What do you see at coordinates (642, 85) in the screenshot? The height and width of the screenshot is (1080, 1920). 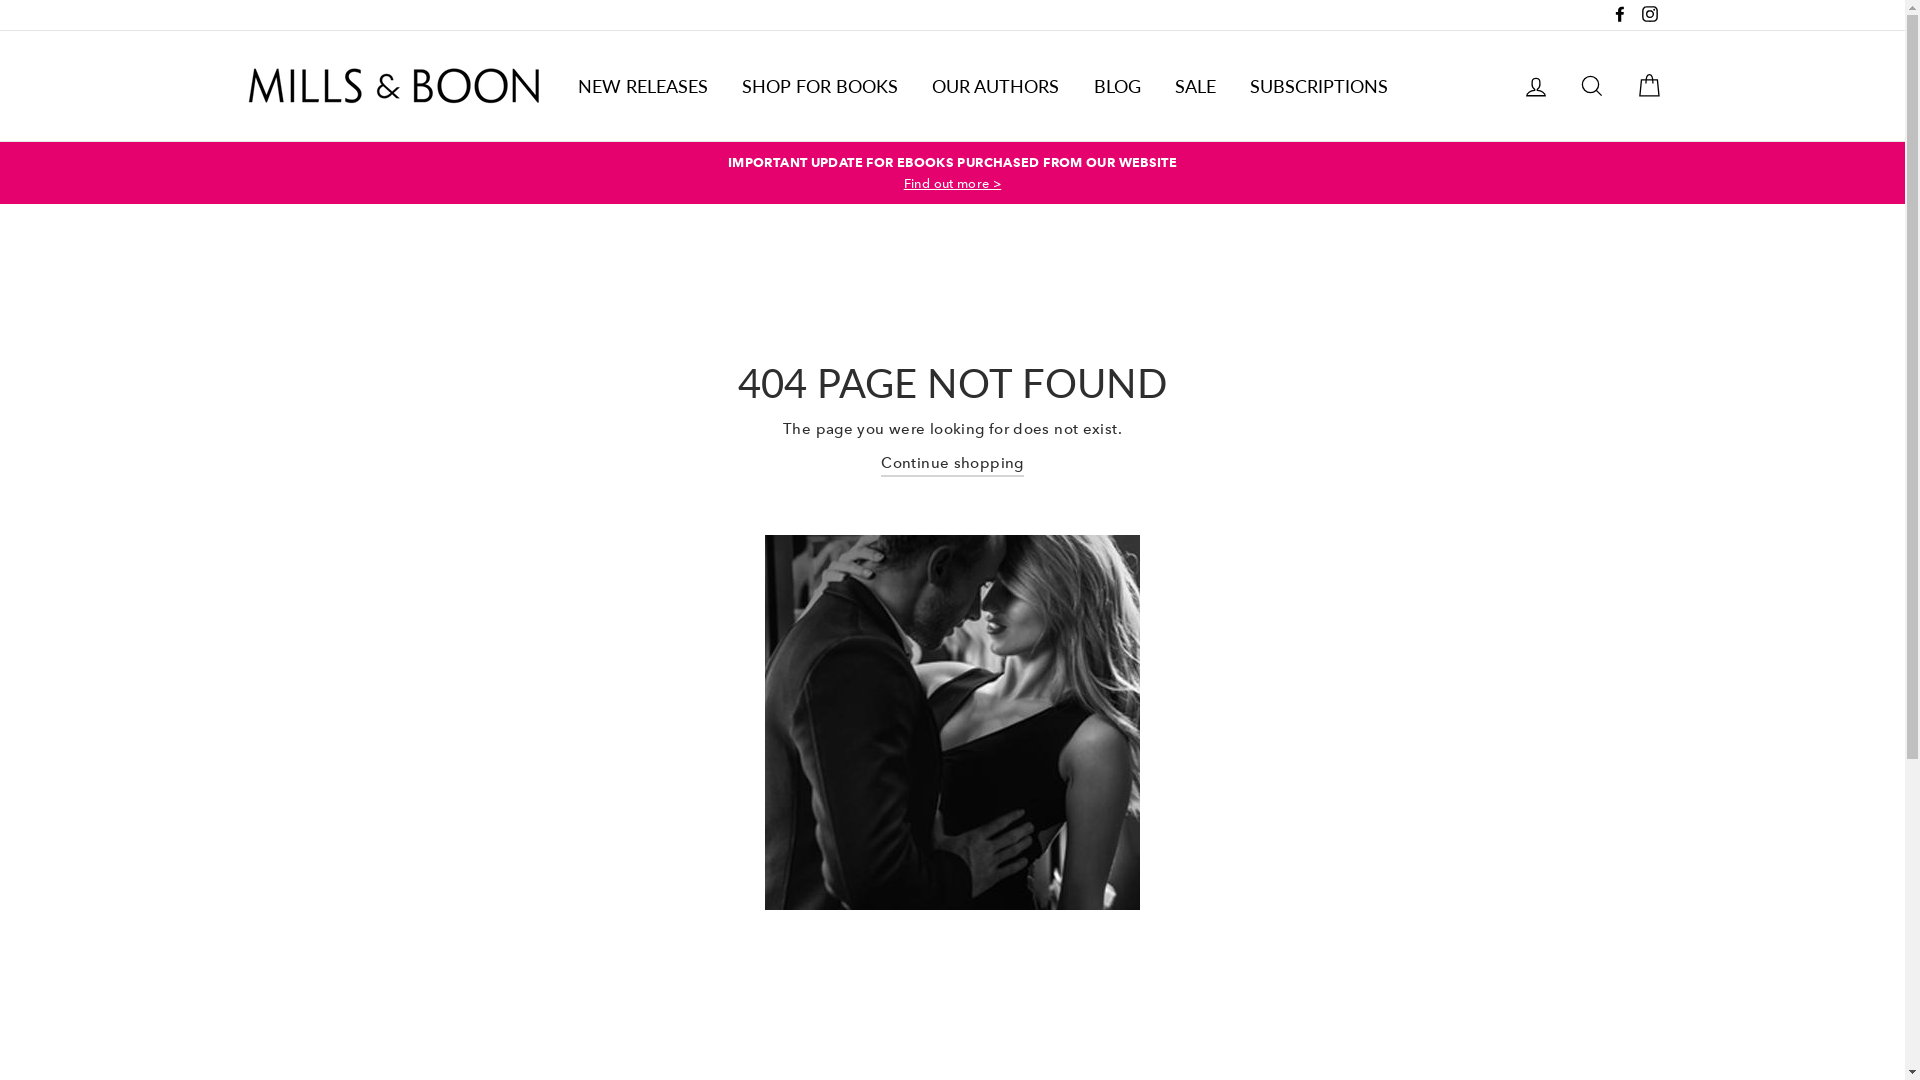 I see `'NEW RELEASES'` at bounding box center [642, 85].